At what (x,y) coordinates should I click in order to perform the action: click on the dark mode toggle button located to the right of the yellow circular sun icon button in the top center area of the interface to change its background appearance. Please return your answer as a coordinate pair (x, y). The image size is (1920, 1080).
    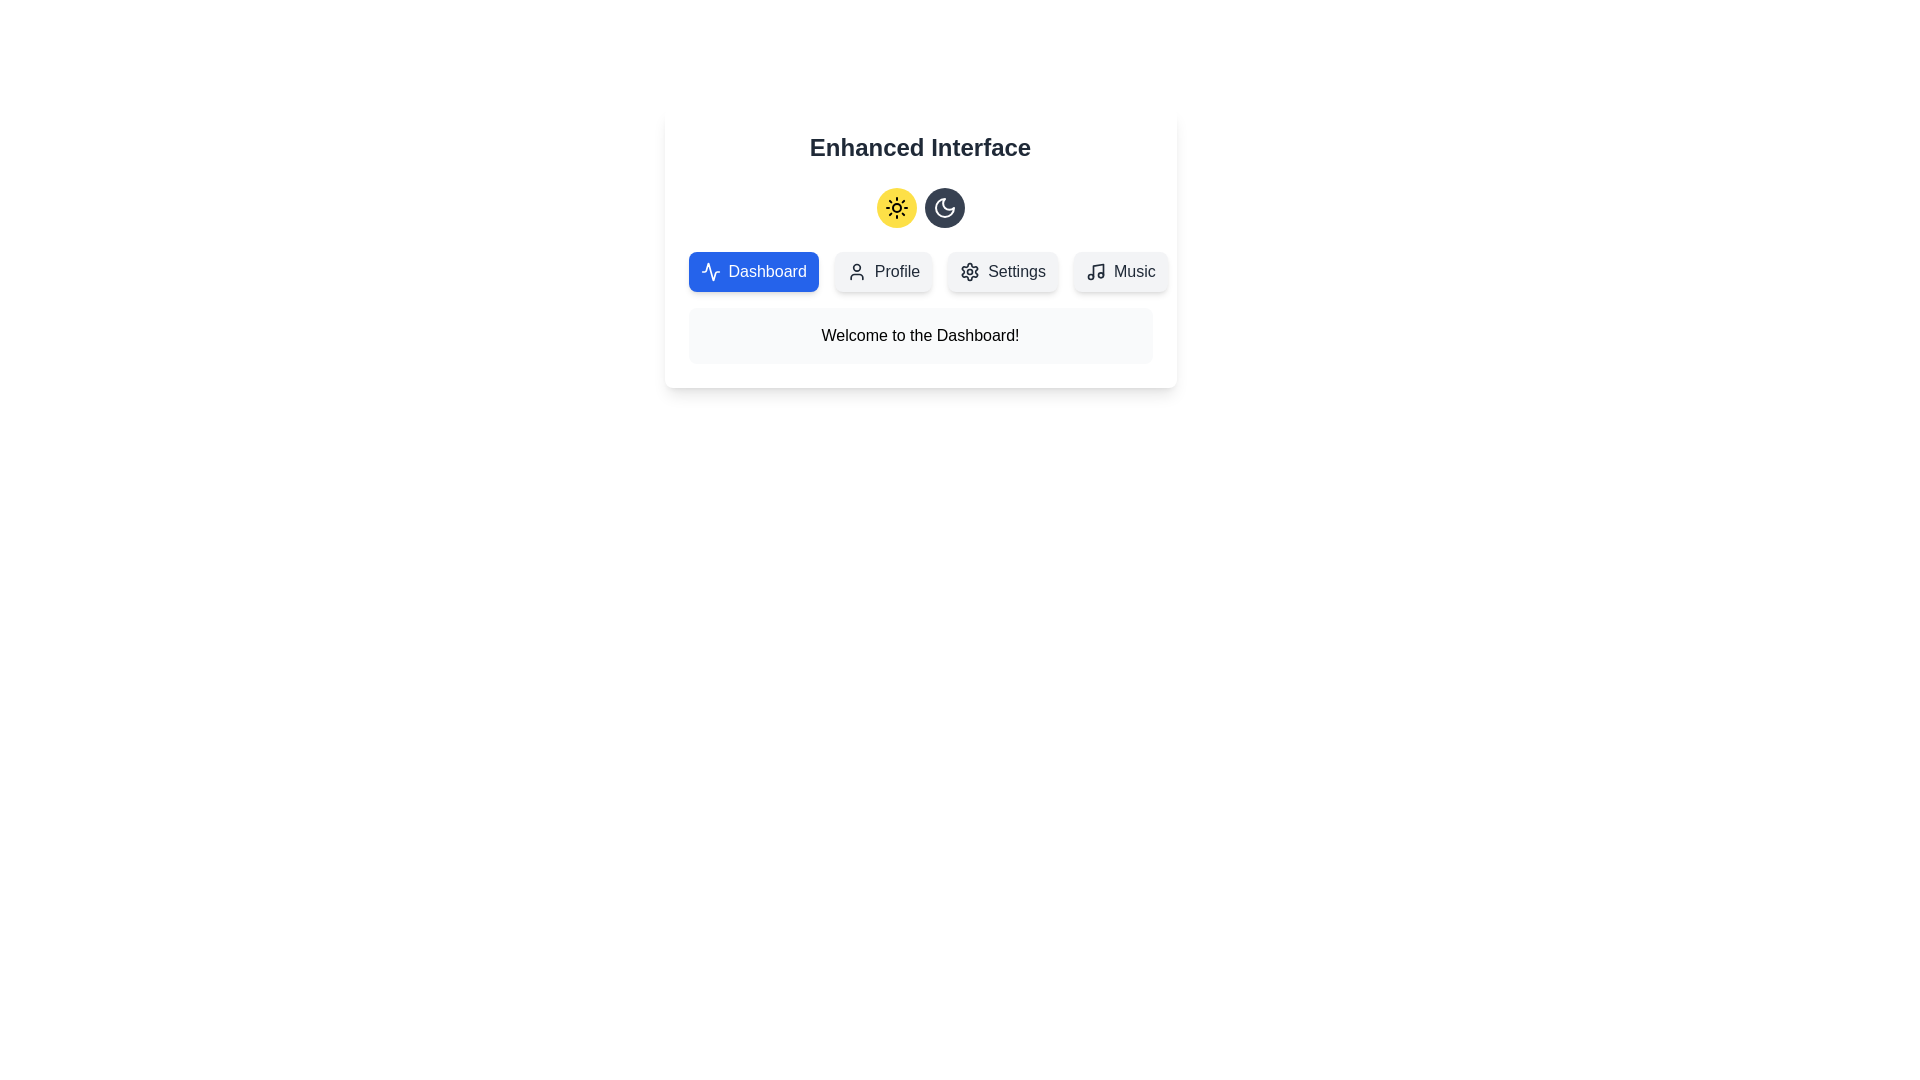
    Looking at the image, I should click on (943, 208).